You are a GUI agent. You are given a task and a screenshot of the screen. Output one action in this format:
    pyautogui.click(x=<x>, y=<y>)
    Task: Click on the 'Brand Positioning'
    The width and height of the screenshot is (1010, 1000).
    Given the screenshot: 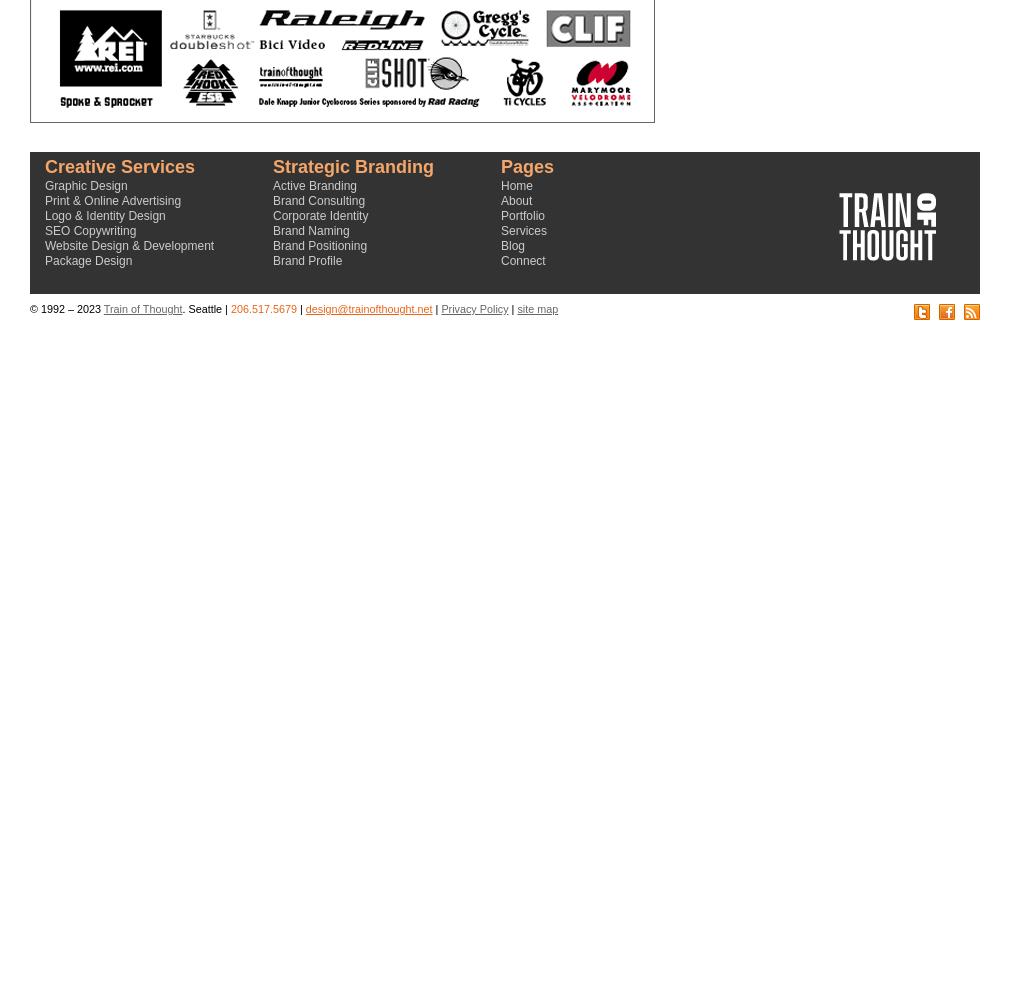 What is the action you would take?
    pyautogui.click(x=273, y=245)
    